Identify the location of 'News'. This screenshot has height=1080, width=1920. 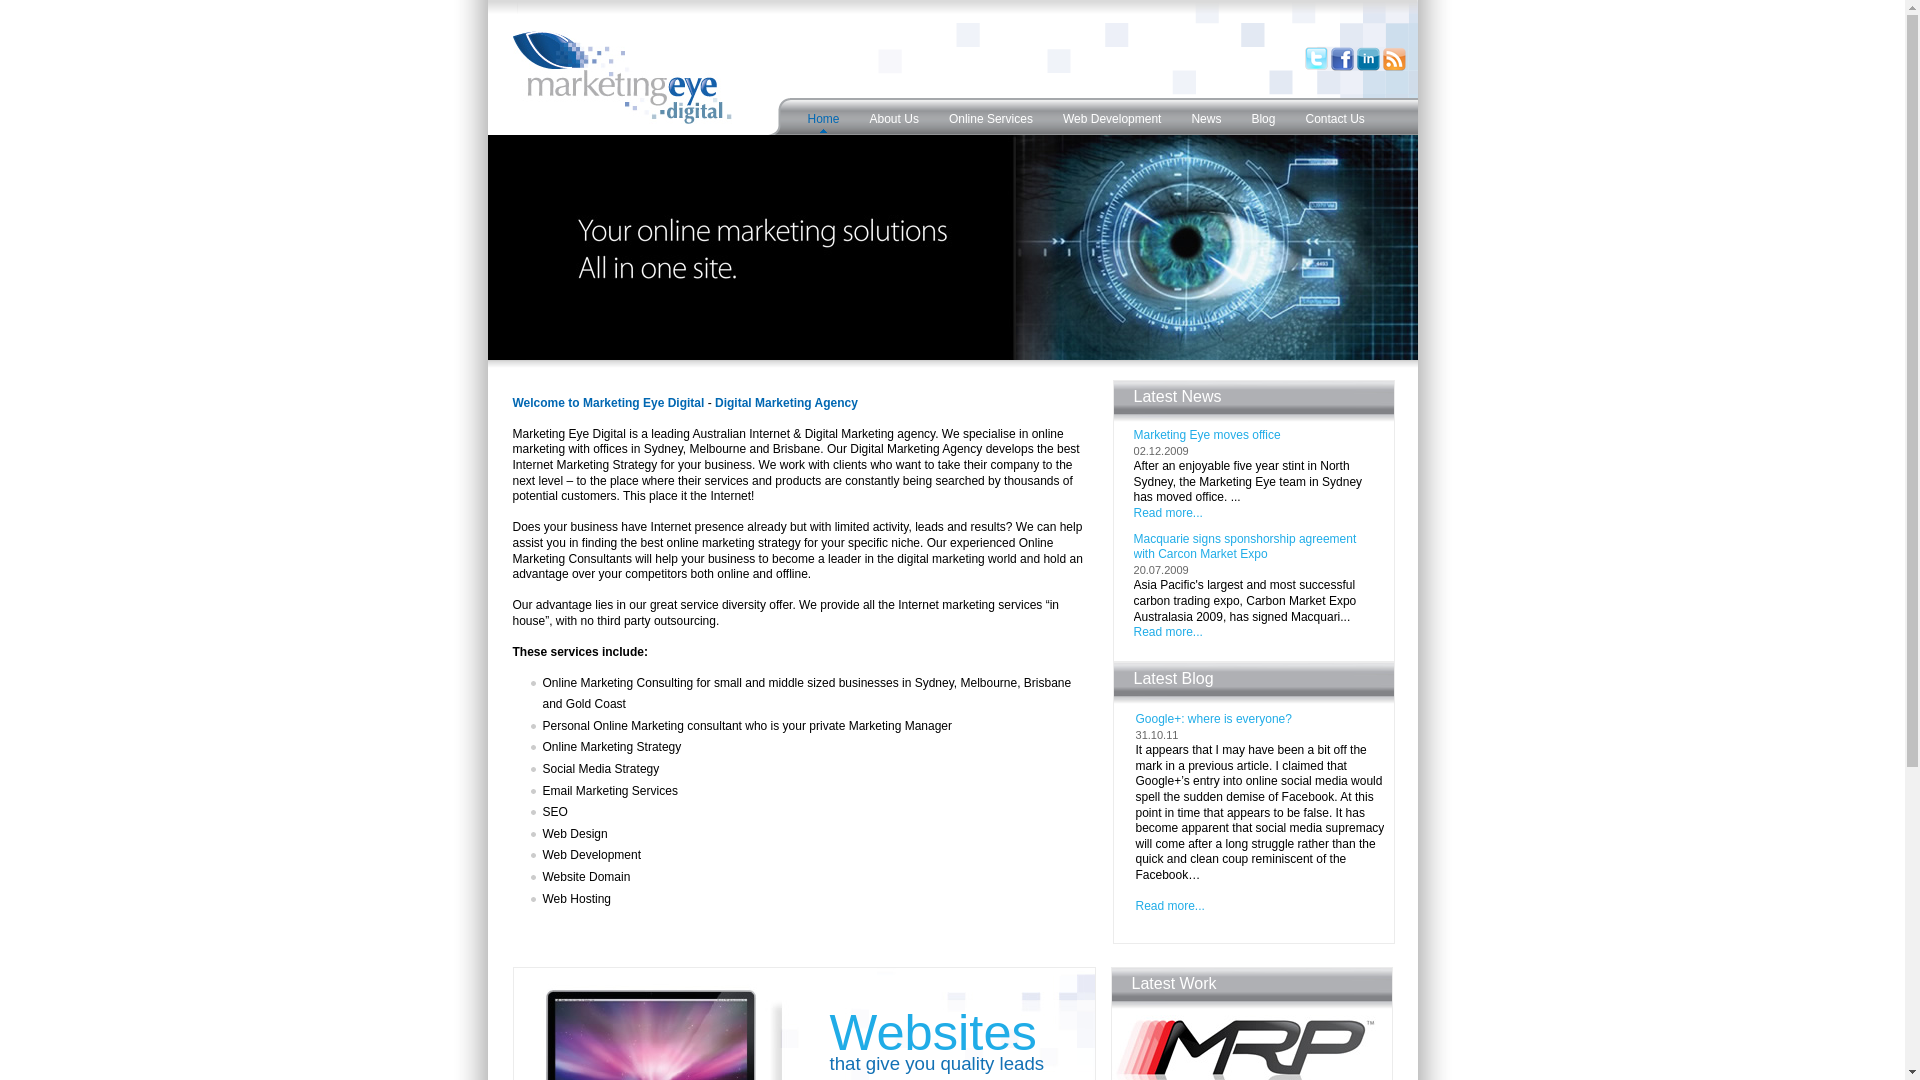
(1204, 115).